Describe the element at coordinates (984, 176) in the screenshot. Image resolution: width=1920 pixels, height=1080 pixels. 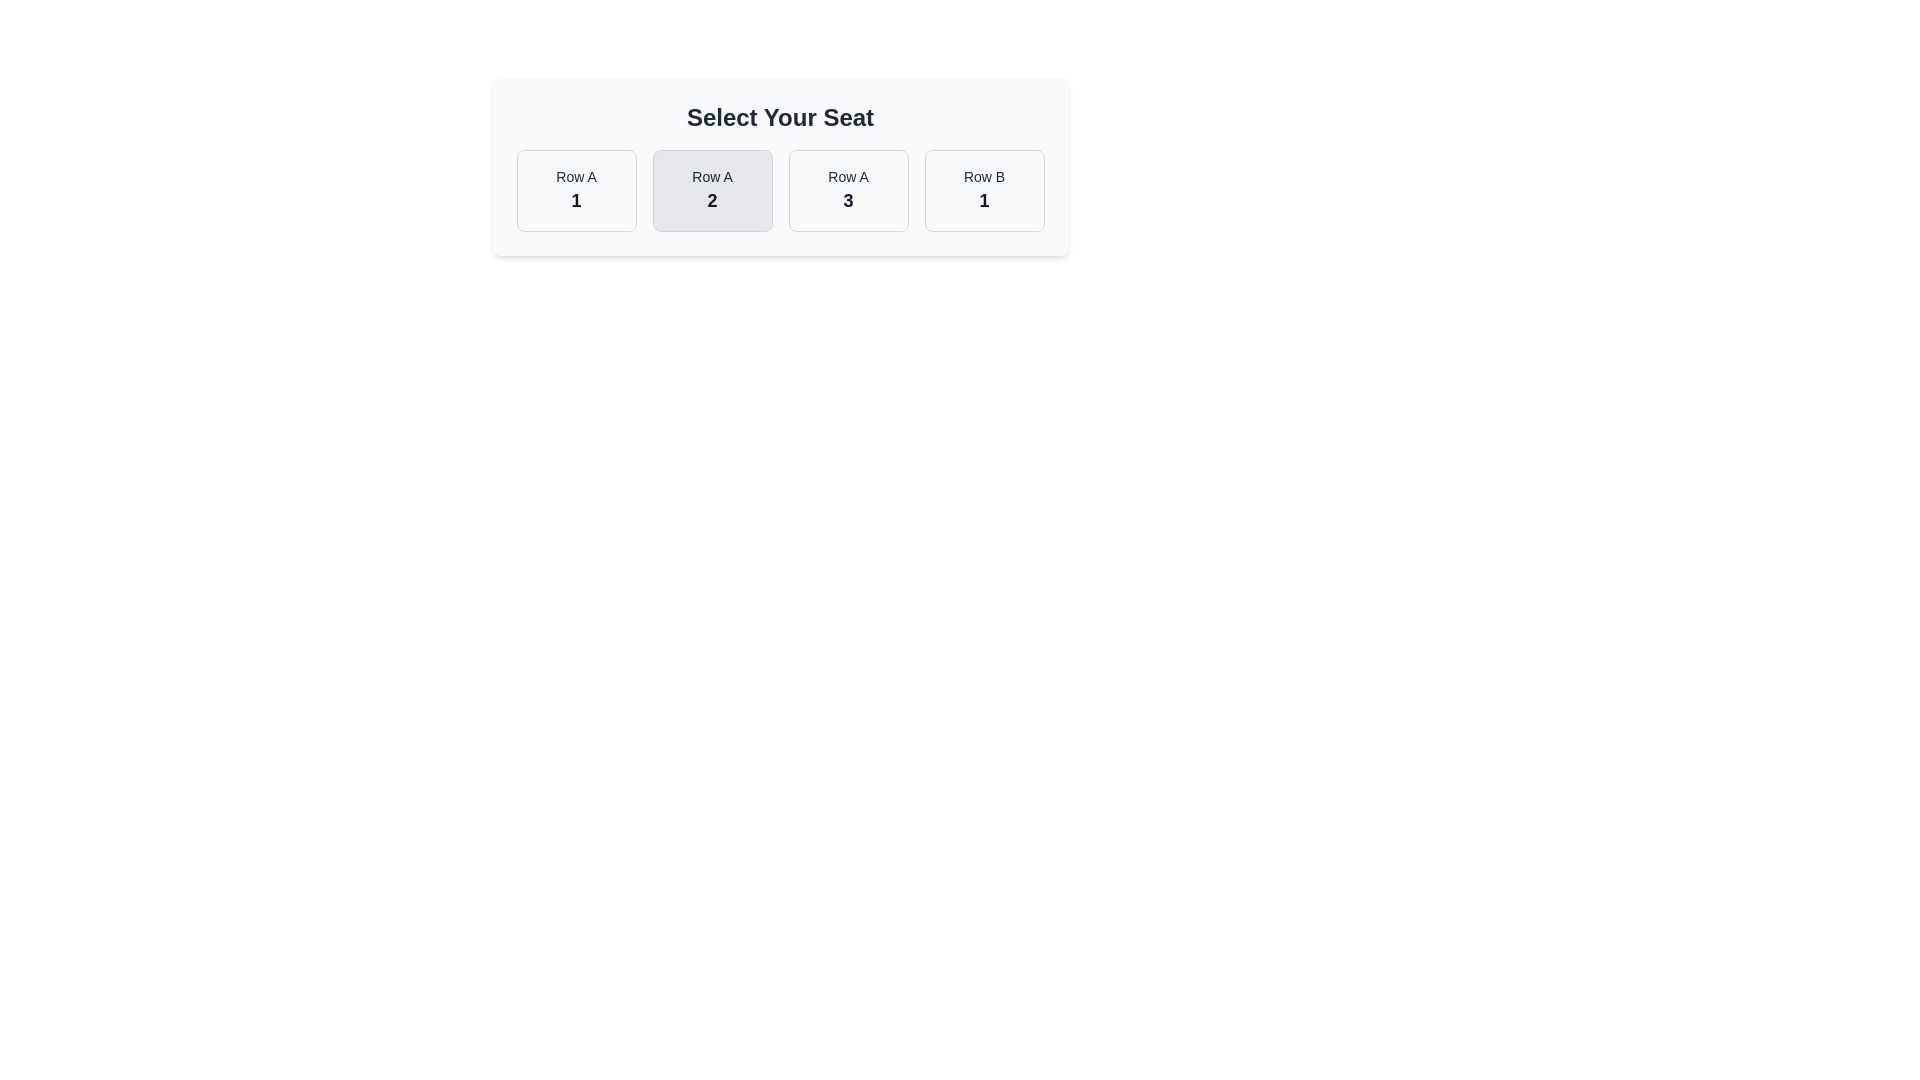
I see `the static text element displaying 'Row B', which is styled with a smaller font size and dark gray color, located at the rightmost end of the 'Select Your Seat' section` at that location.